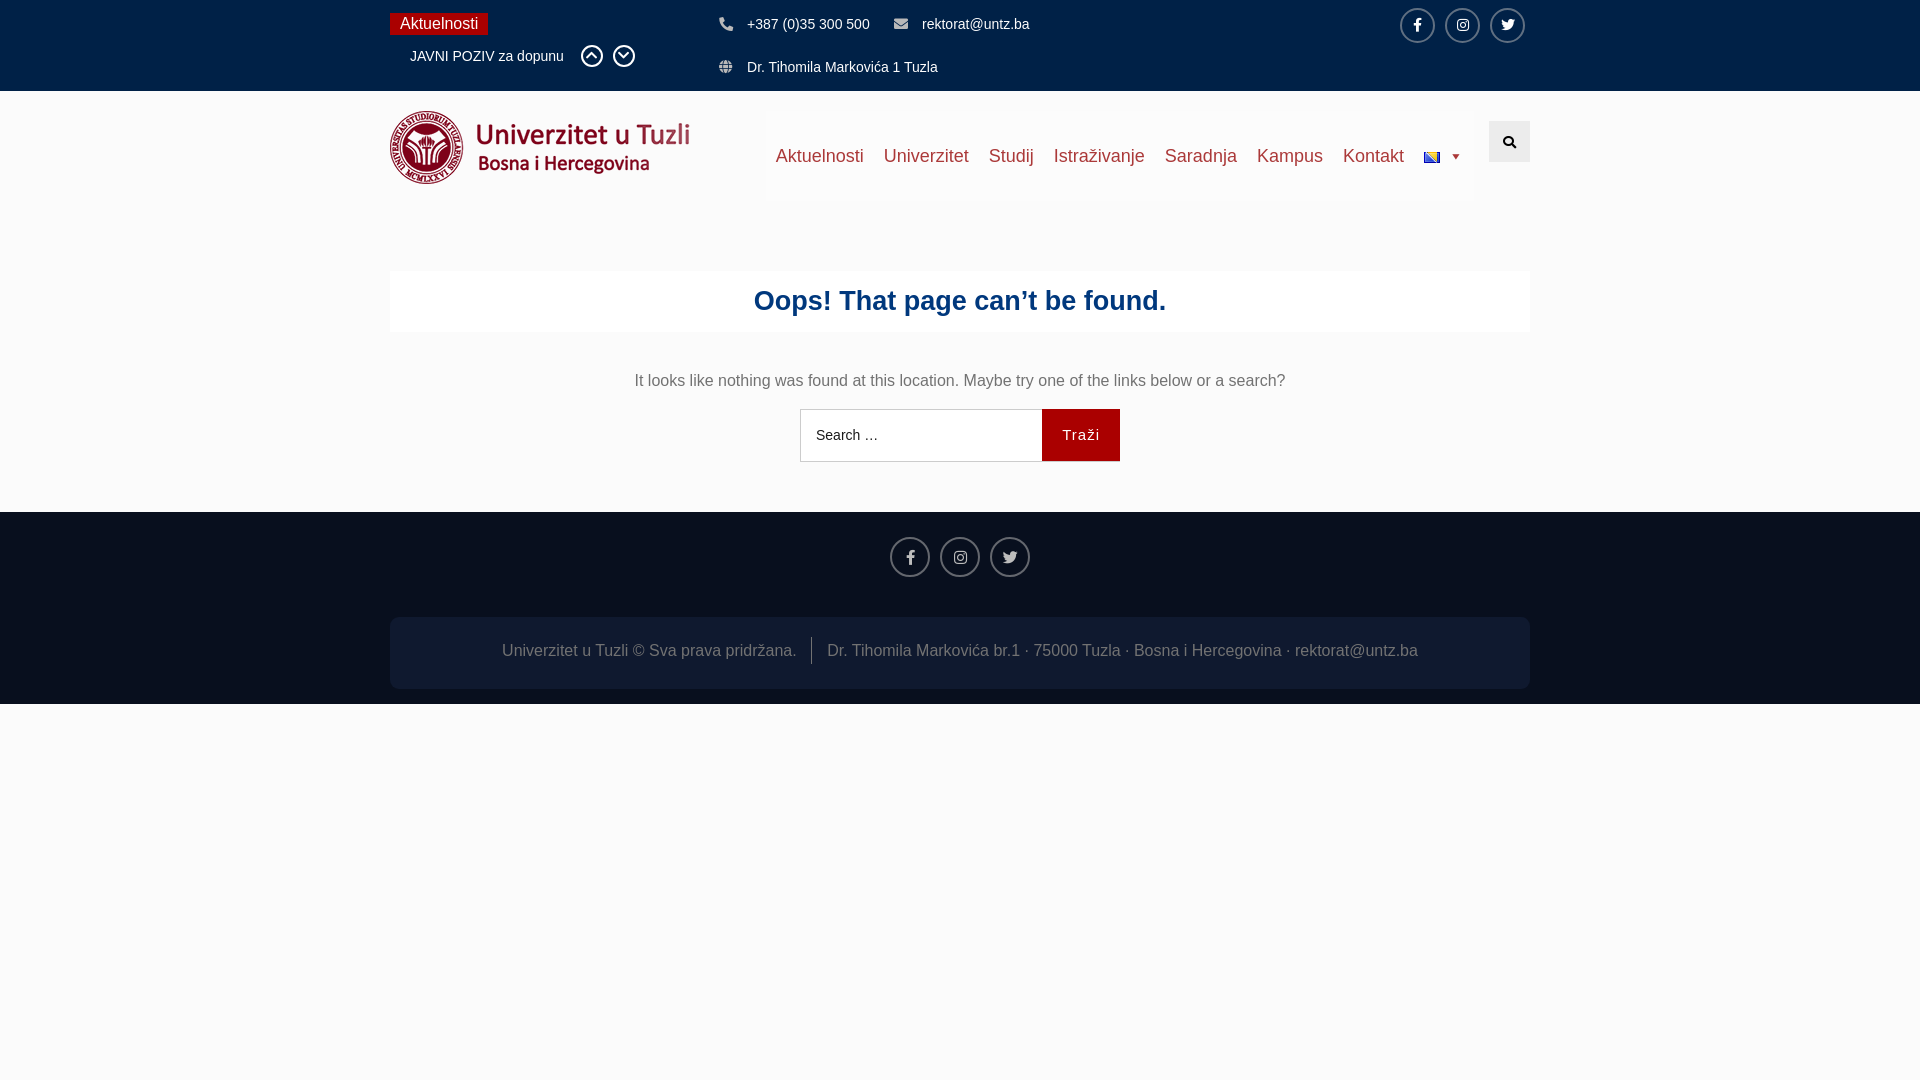 The width and height of the screenshot is (1920, 1080). What do you see at coordinates (925, 154) in the screenshot?
I see `'Univerzitet'` at bounding box center [925, 154].